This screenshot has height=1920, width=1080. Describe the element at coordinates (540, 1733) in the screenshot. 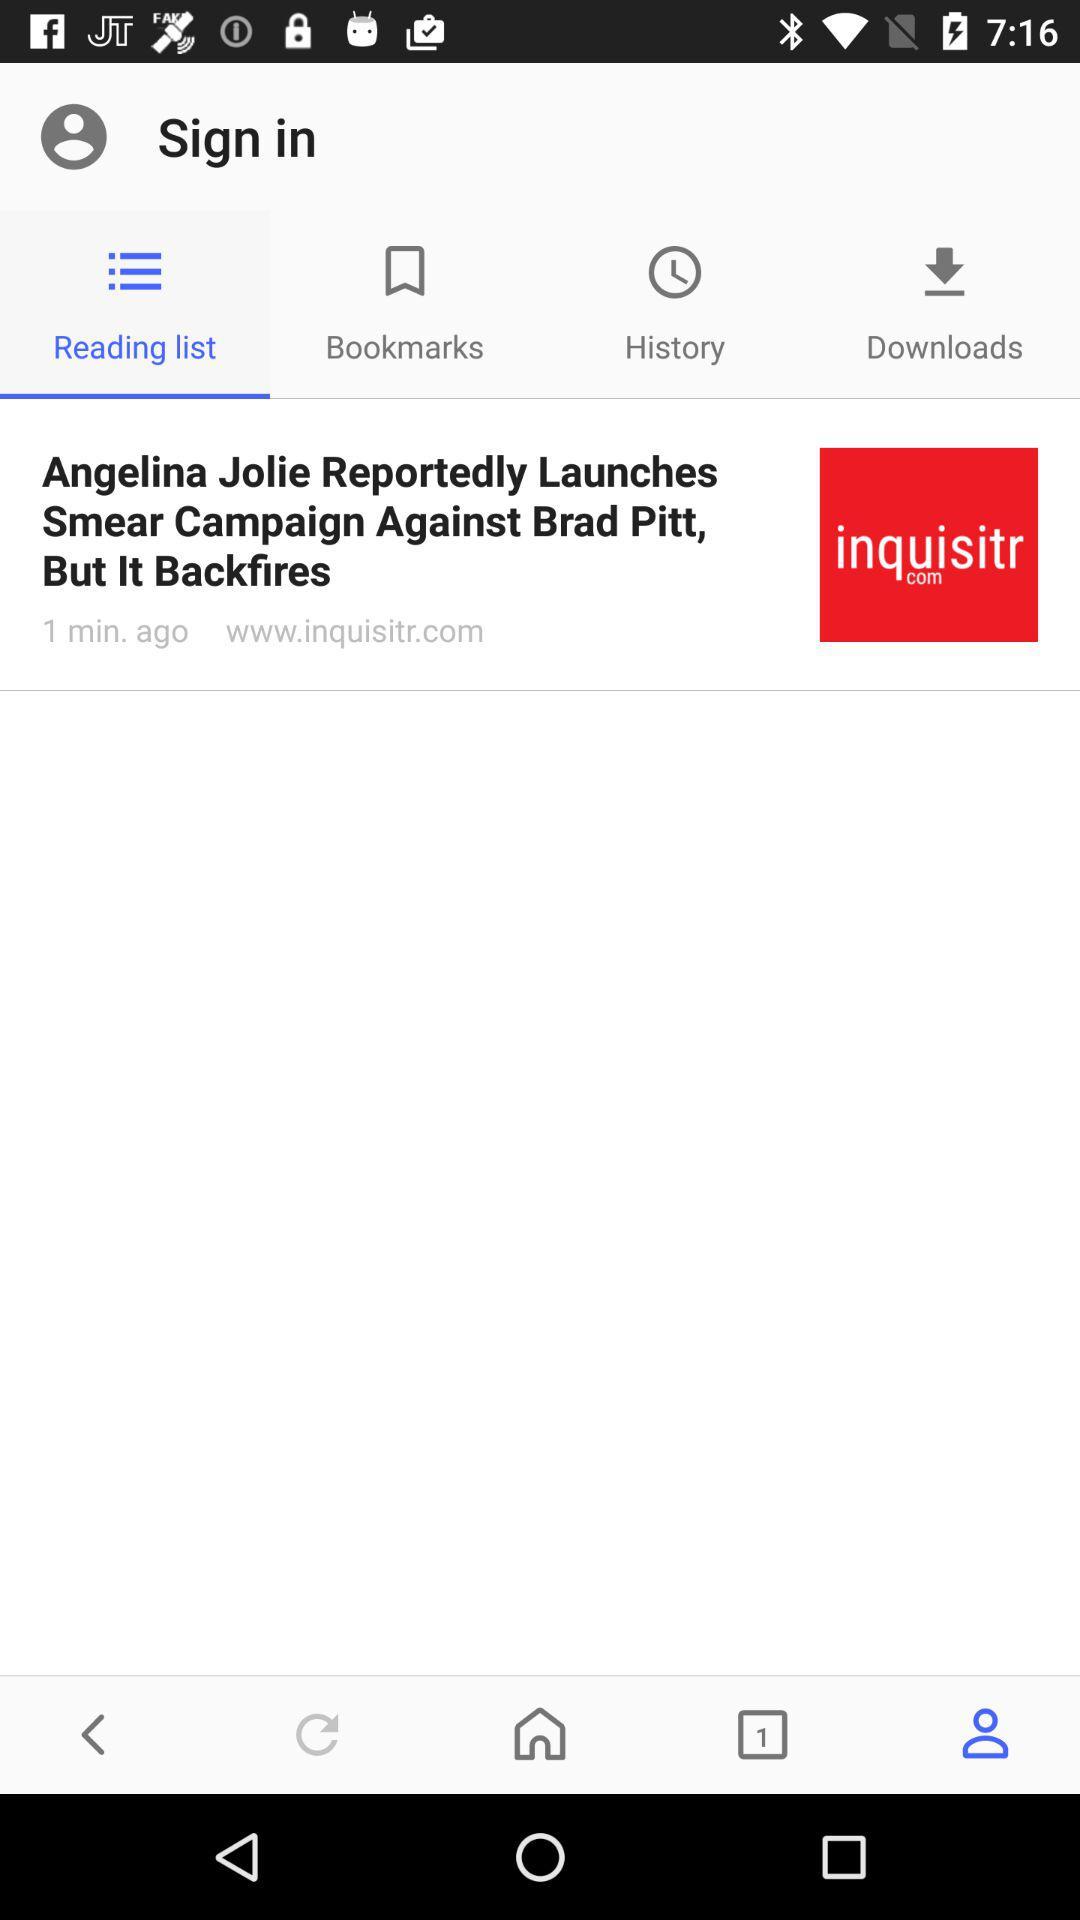

I see `the home icon` at that location.